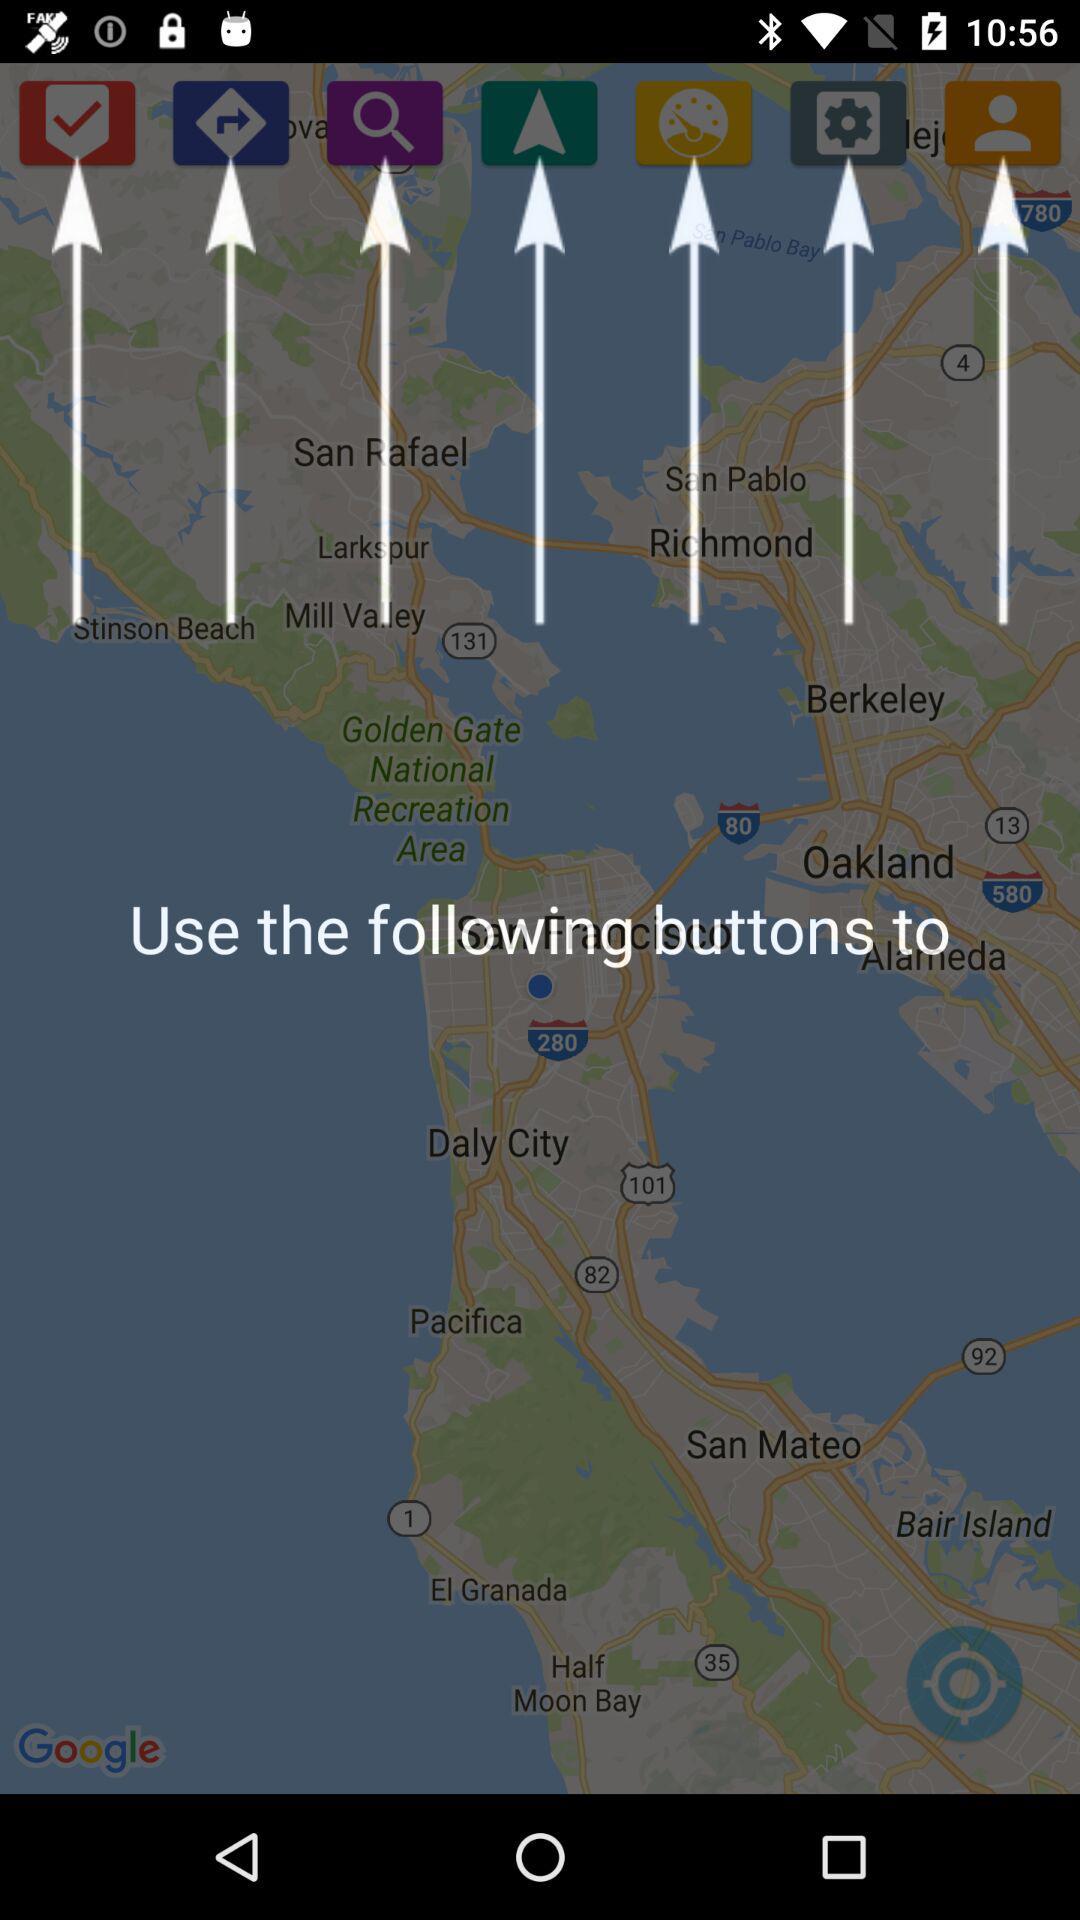 The height and width of the screenshot is (1920, 1080). What do you see at coordinates (75, 121) in the screenshot?
I see `the check icon` at bounding box center [75, 121].